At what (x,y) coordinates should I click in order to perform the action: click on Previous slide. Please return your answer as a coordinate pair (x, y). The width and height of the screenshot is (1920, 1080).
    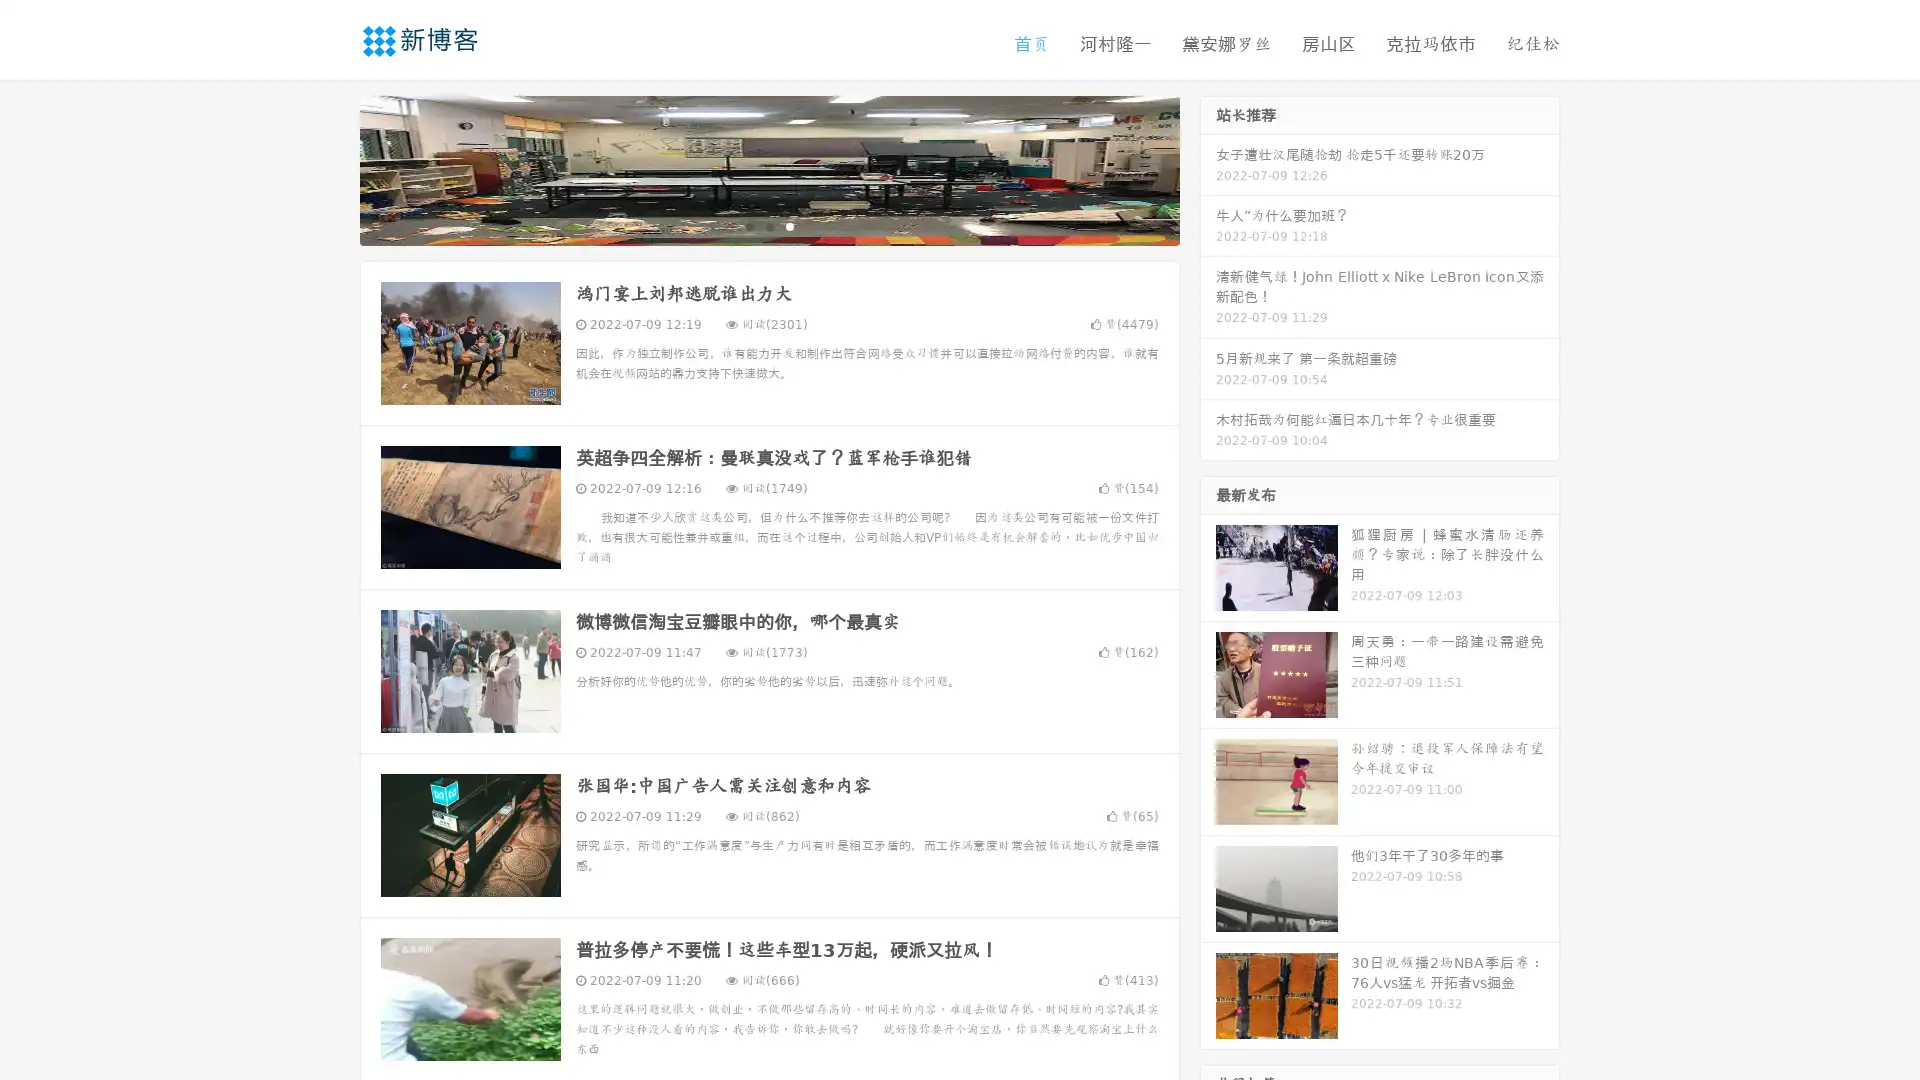
    Looking at the image, I should click on (330, 168).